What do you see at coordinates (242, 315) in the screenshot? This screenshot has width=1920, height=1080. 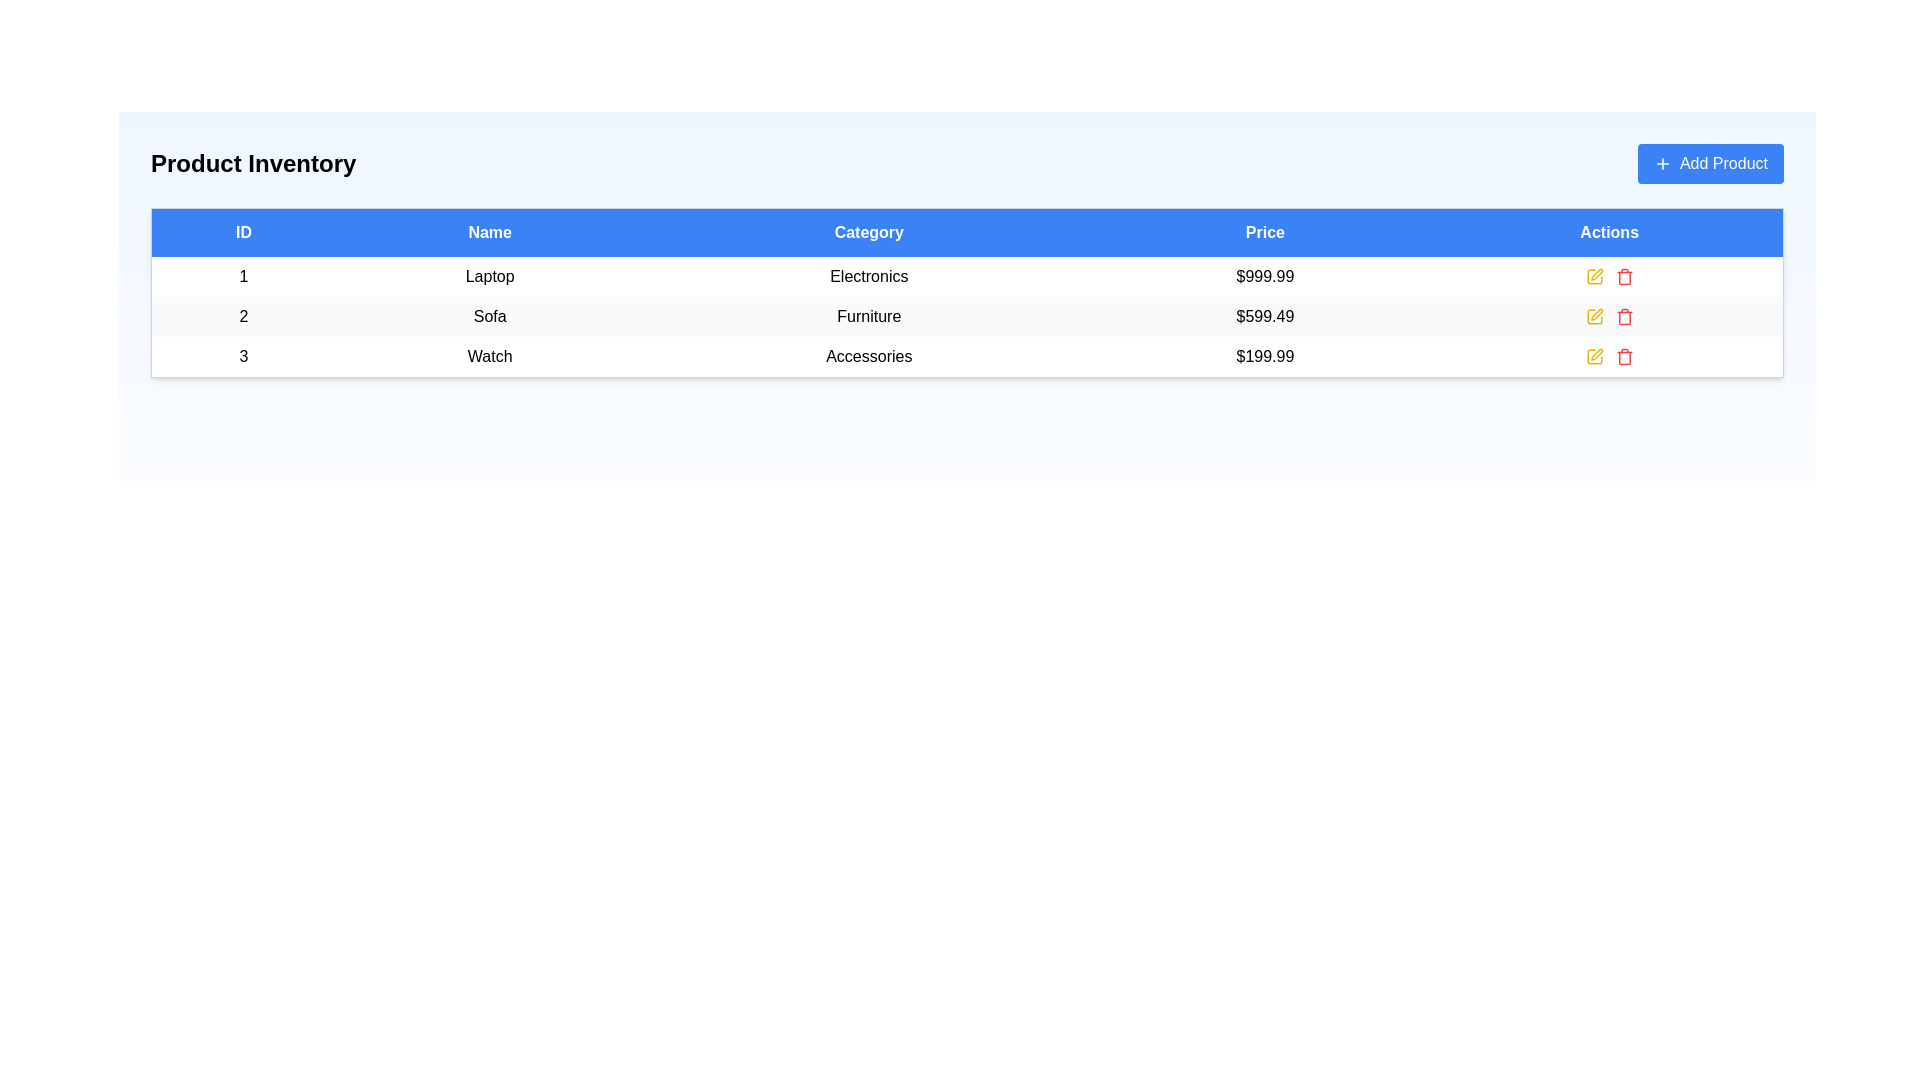 I see `the text display showing the number '2', which is located in the first column of the second row under the 'ID' header` at bounding box center [242, 315].